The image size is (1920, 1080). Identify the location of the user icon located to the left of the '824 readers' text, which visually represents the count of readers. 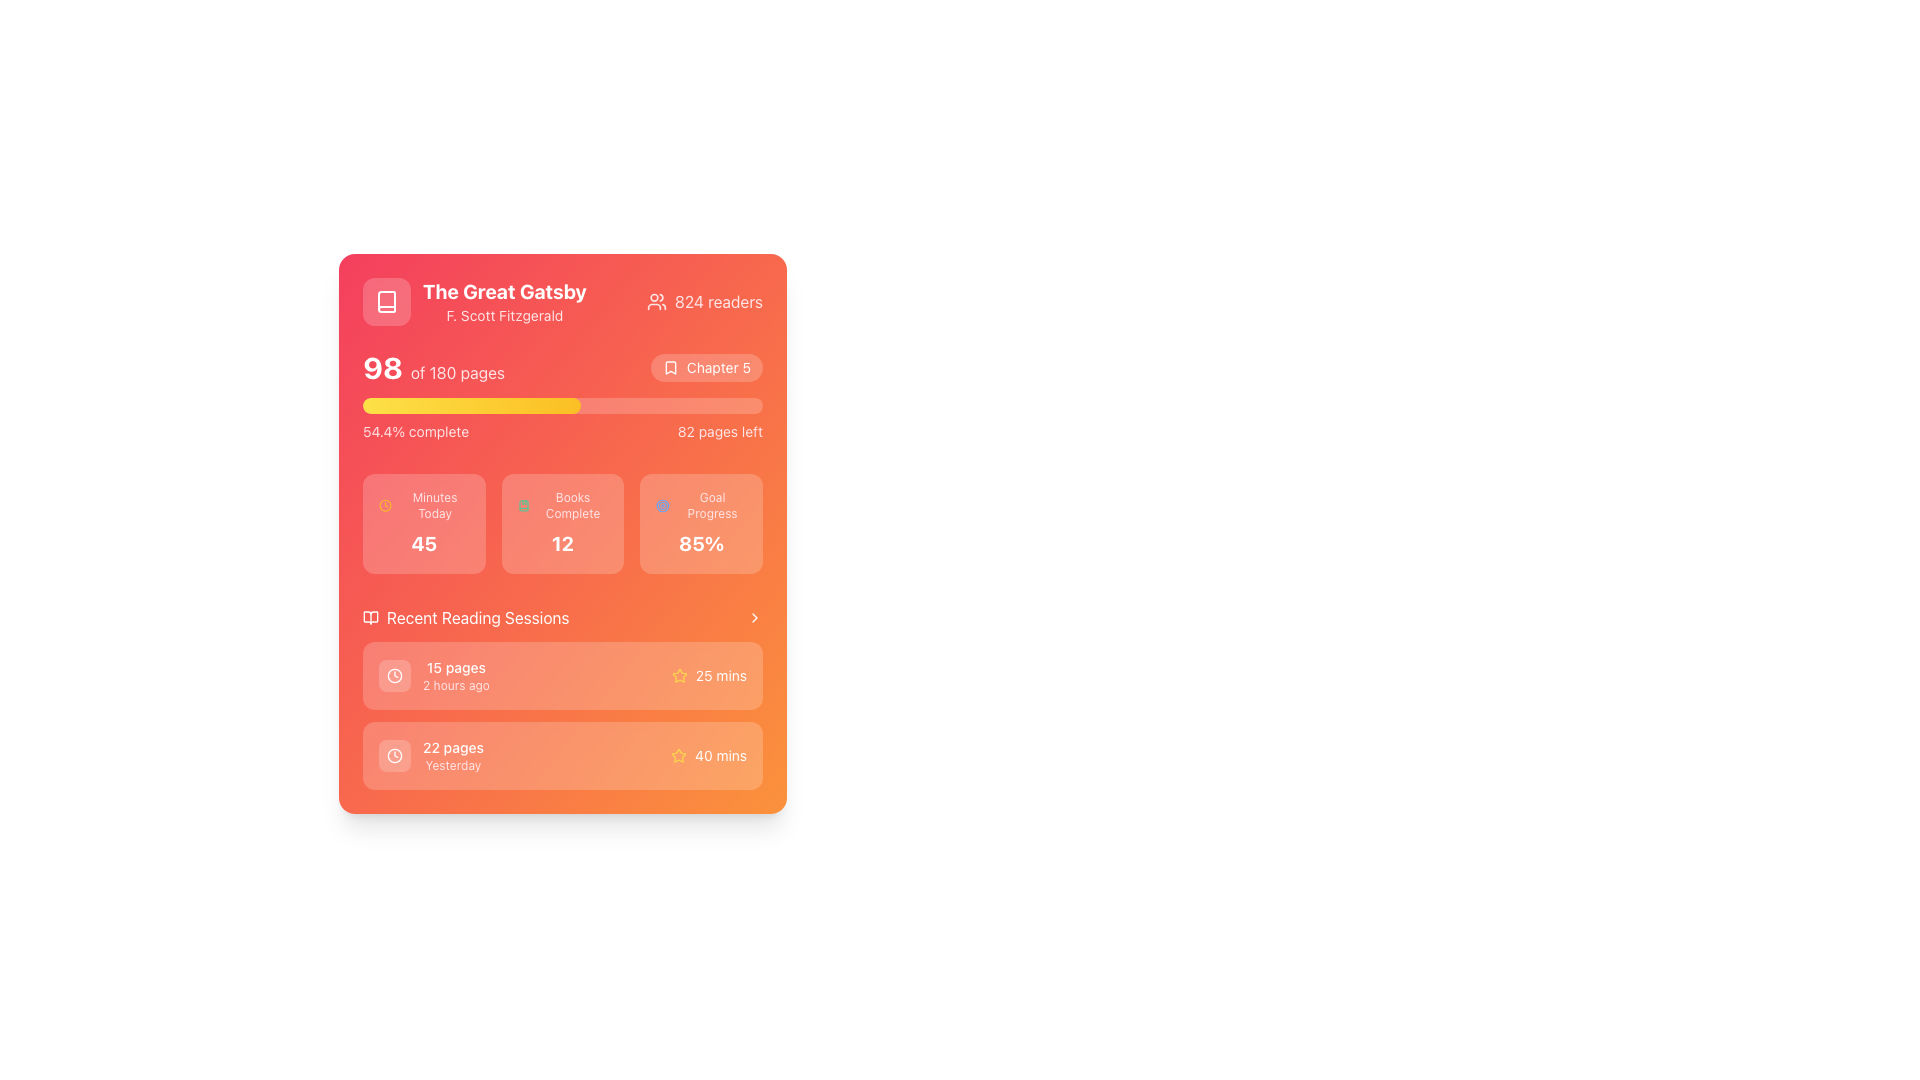
(656, 301).